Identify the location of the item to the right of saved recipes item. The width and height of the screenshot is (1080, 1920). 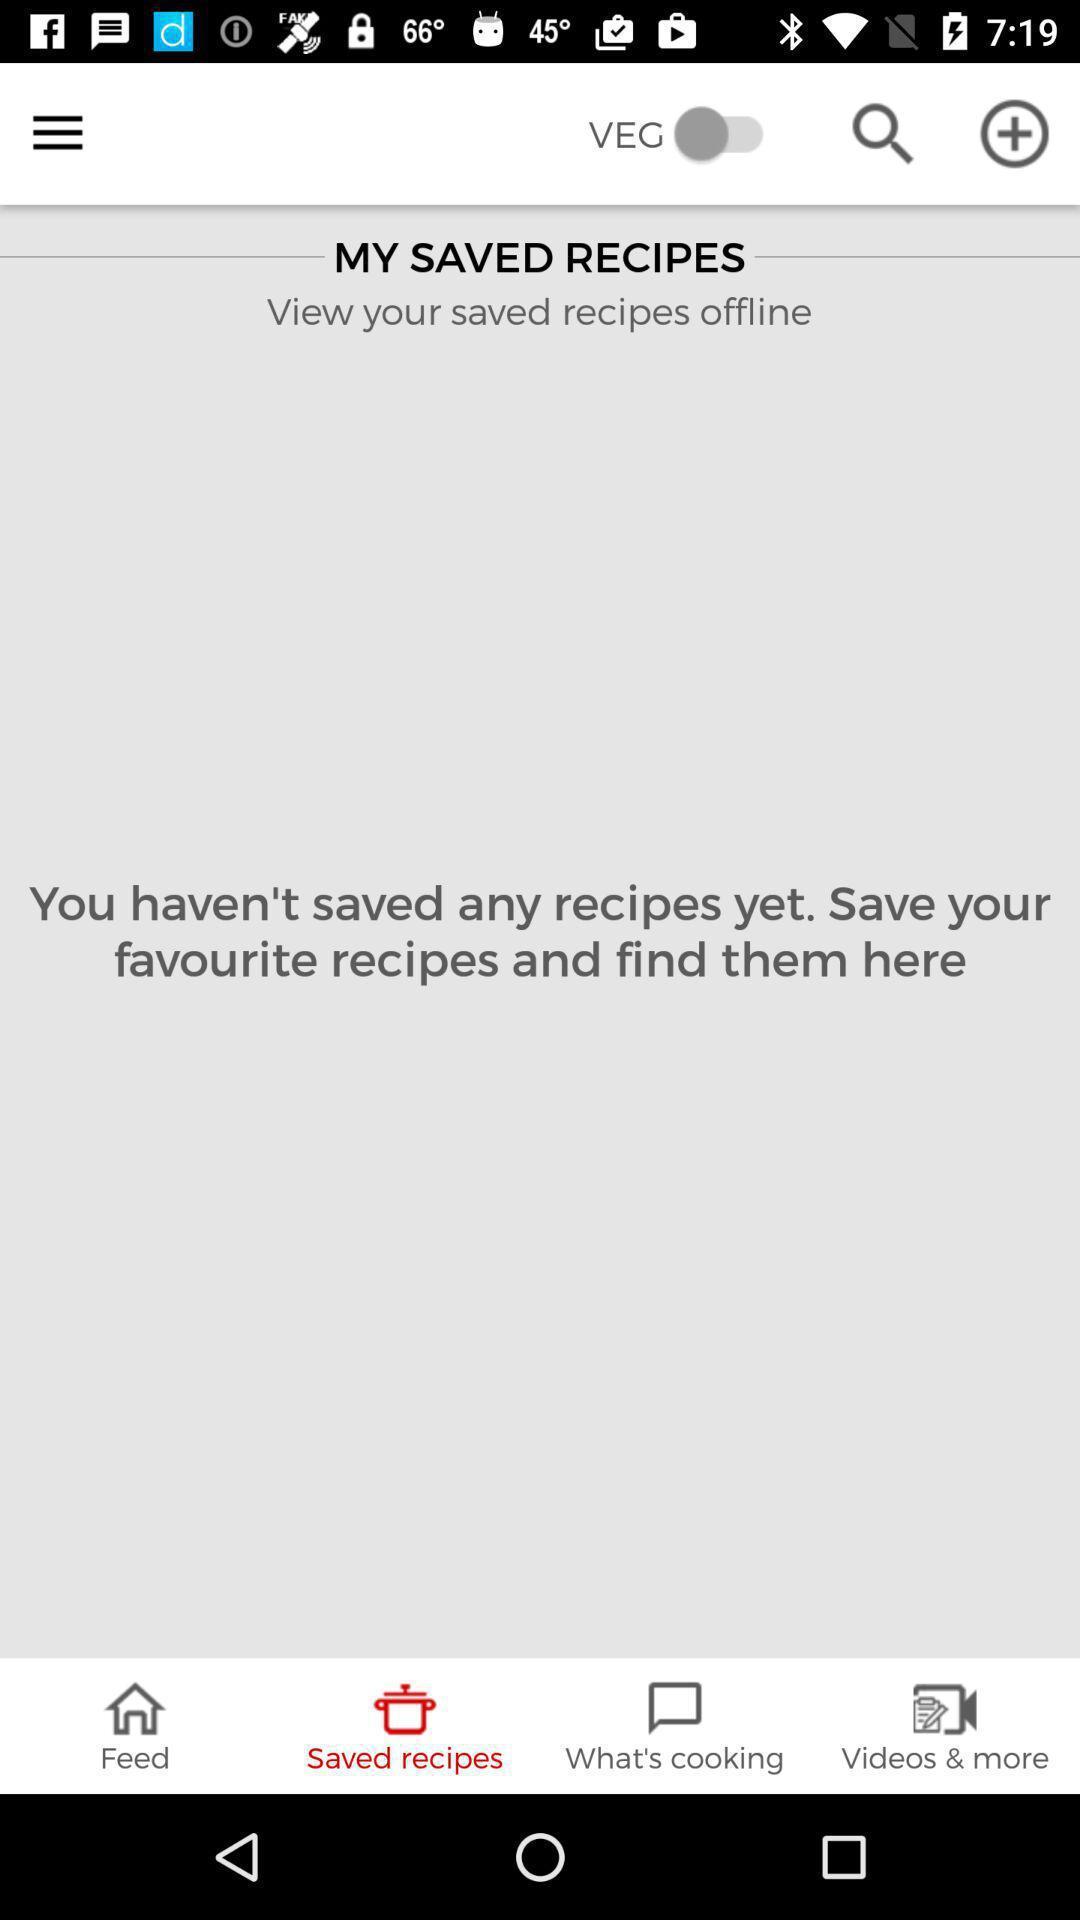
(675, 1725).